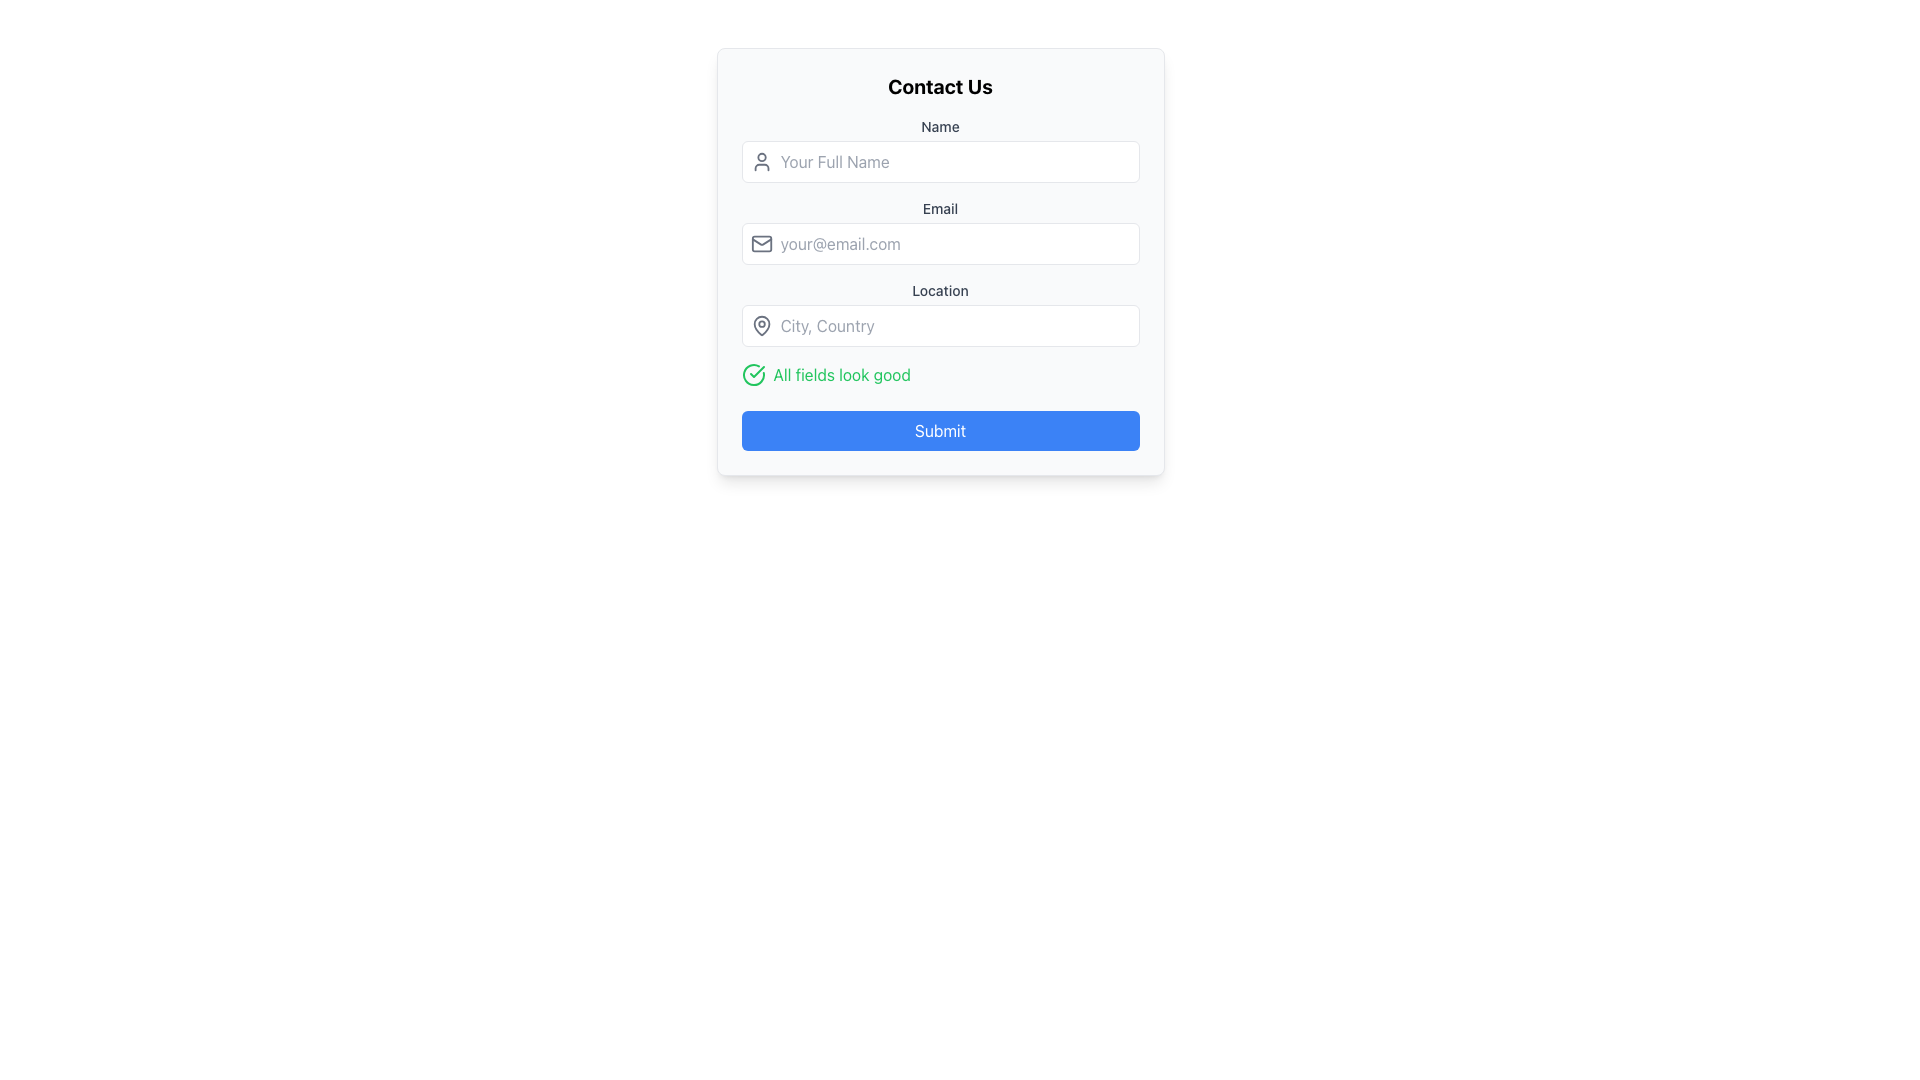 The image size is (1920, 1080). Describe the element at coordinates (760, 325) in the screenshot. I see `the icon associated with the 'Location' input field` at that location.